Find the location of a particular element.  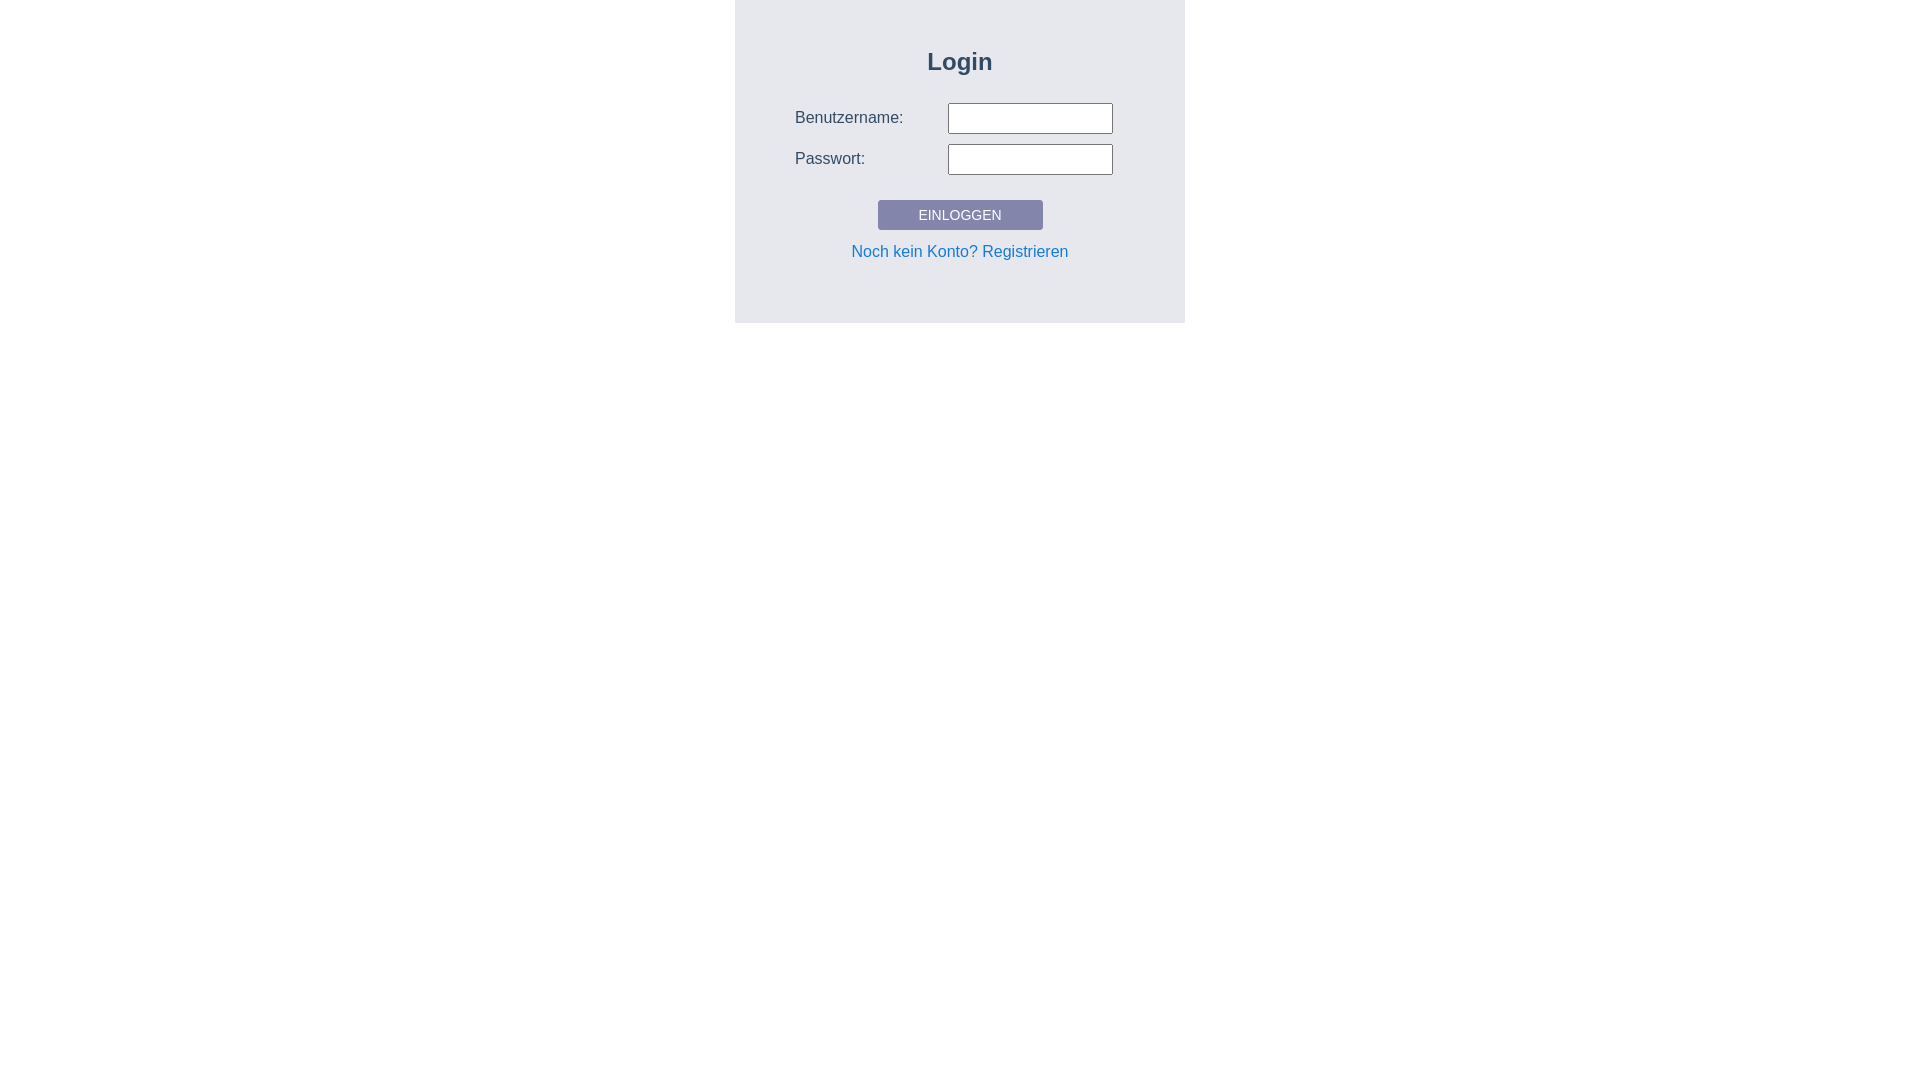

'Noch kein Konto? Registrieren' is located at coordinates (958, 250).